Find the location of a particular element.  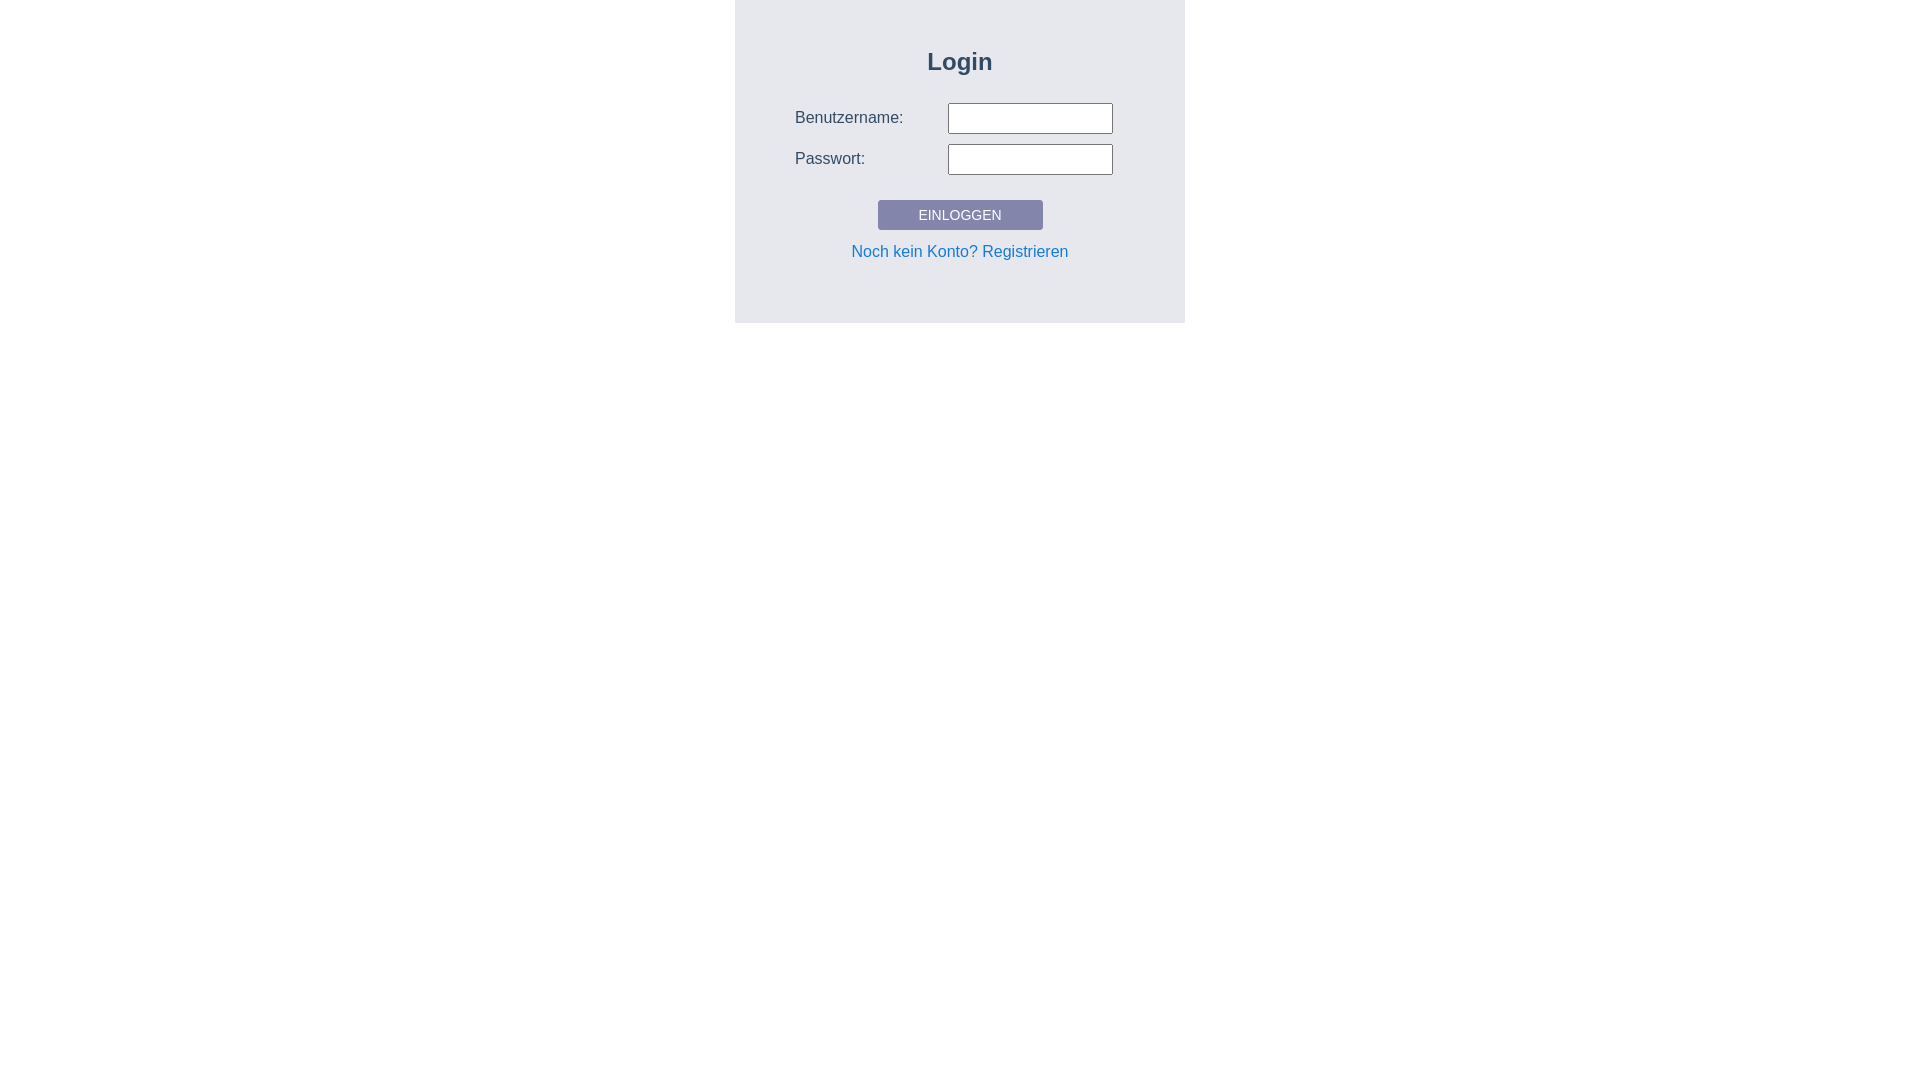

'Noch kein Konto? Registrieren' is located at coordinates (958, 250).